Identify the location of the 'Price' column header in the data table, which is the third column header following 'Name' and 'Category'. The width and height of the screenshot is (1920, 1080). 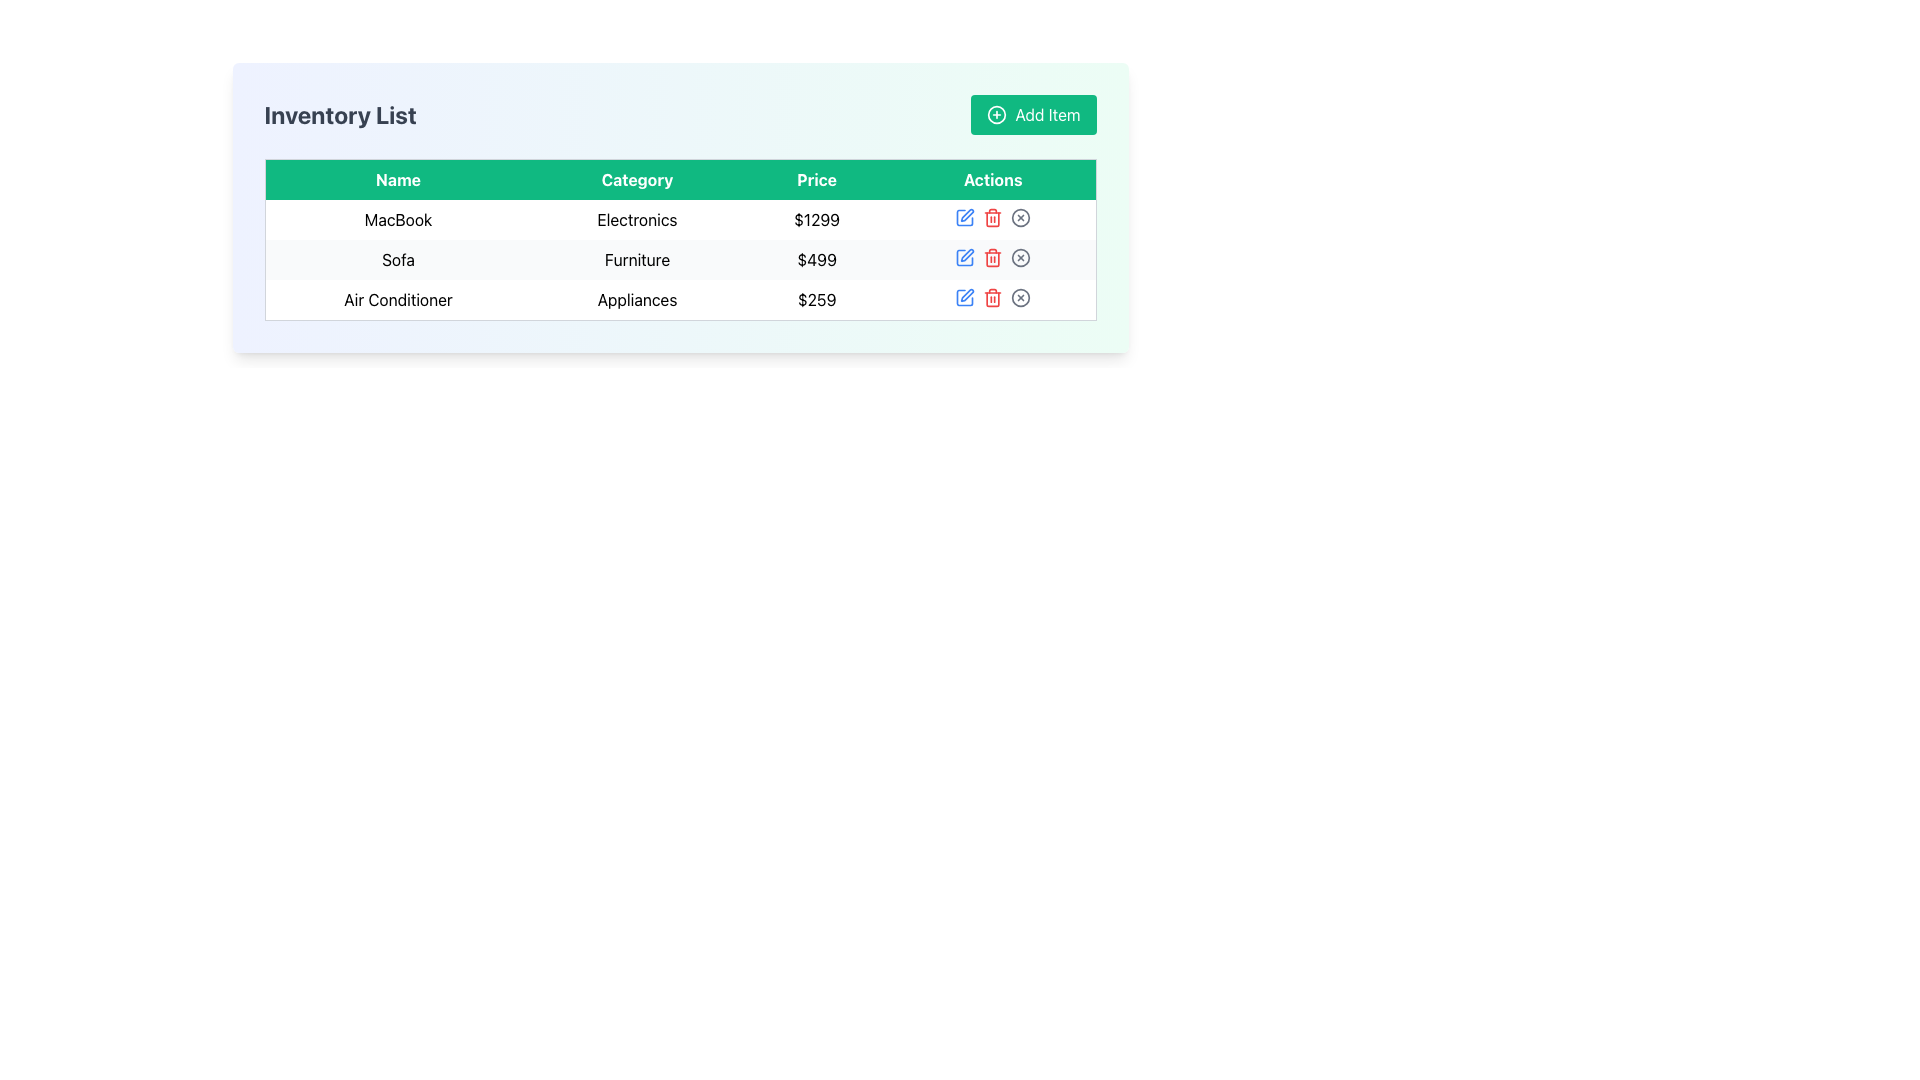
(817, 178).